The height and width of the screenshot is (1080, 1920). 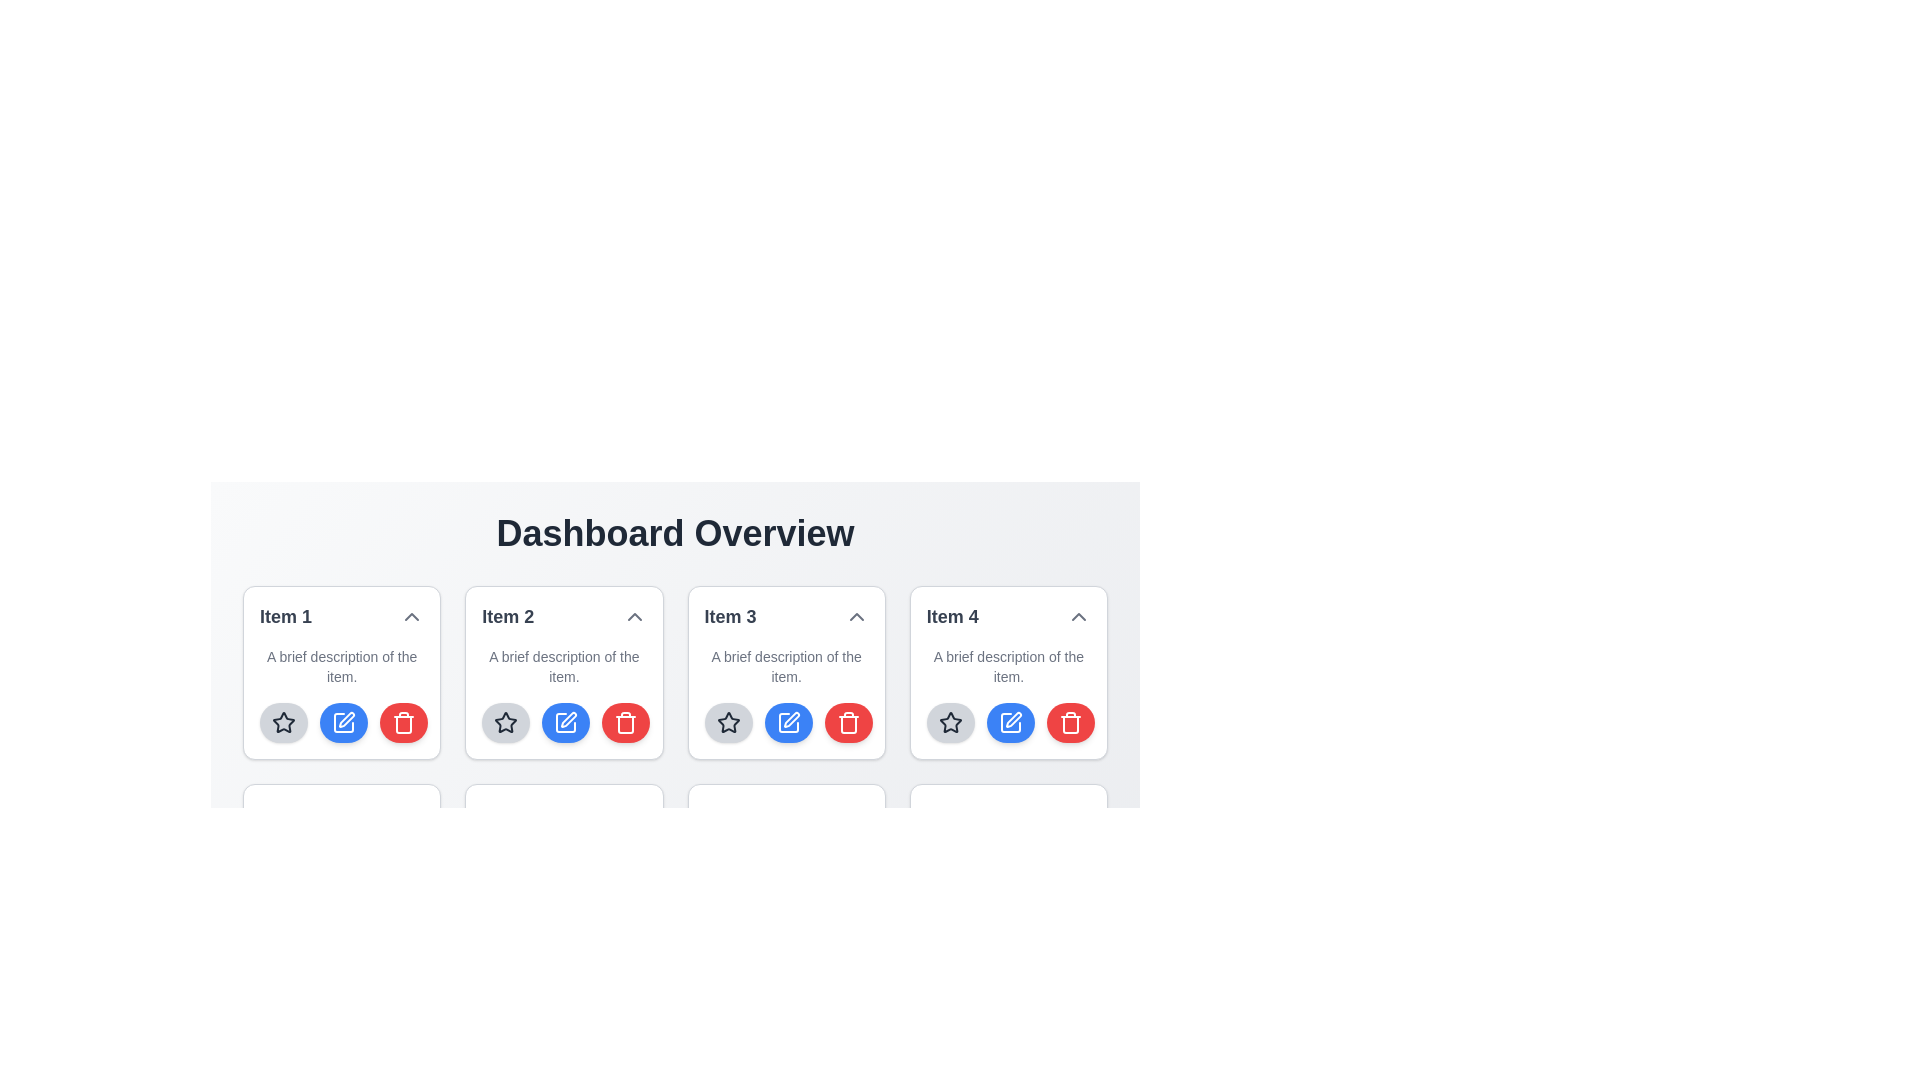 I want to click on static text displaying 'A brief description of the item.' located within the white, rounded rectangular box titled 'Item 1', positioned centrally below the title, so click(x=342, y=667).